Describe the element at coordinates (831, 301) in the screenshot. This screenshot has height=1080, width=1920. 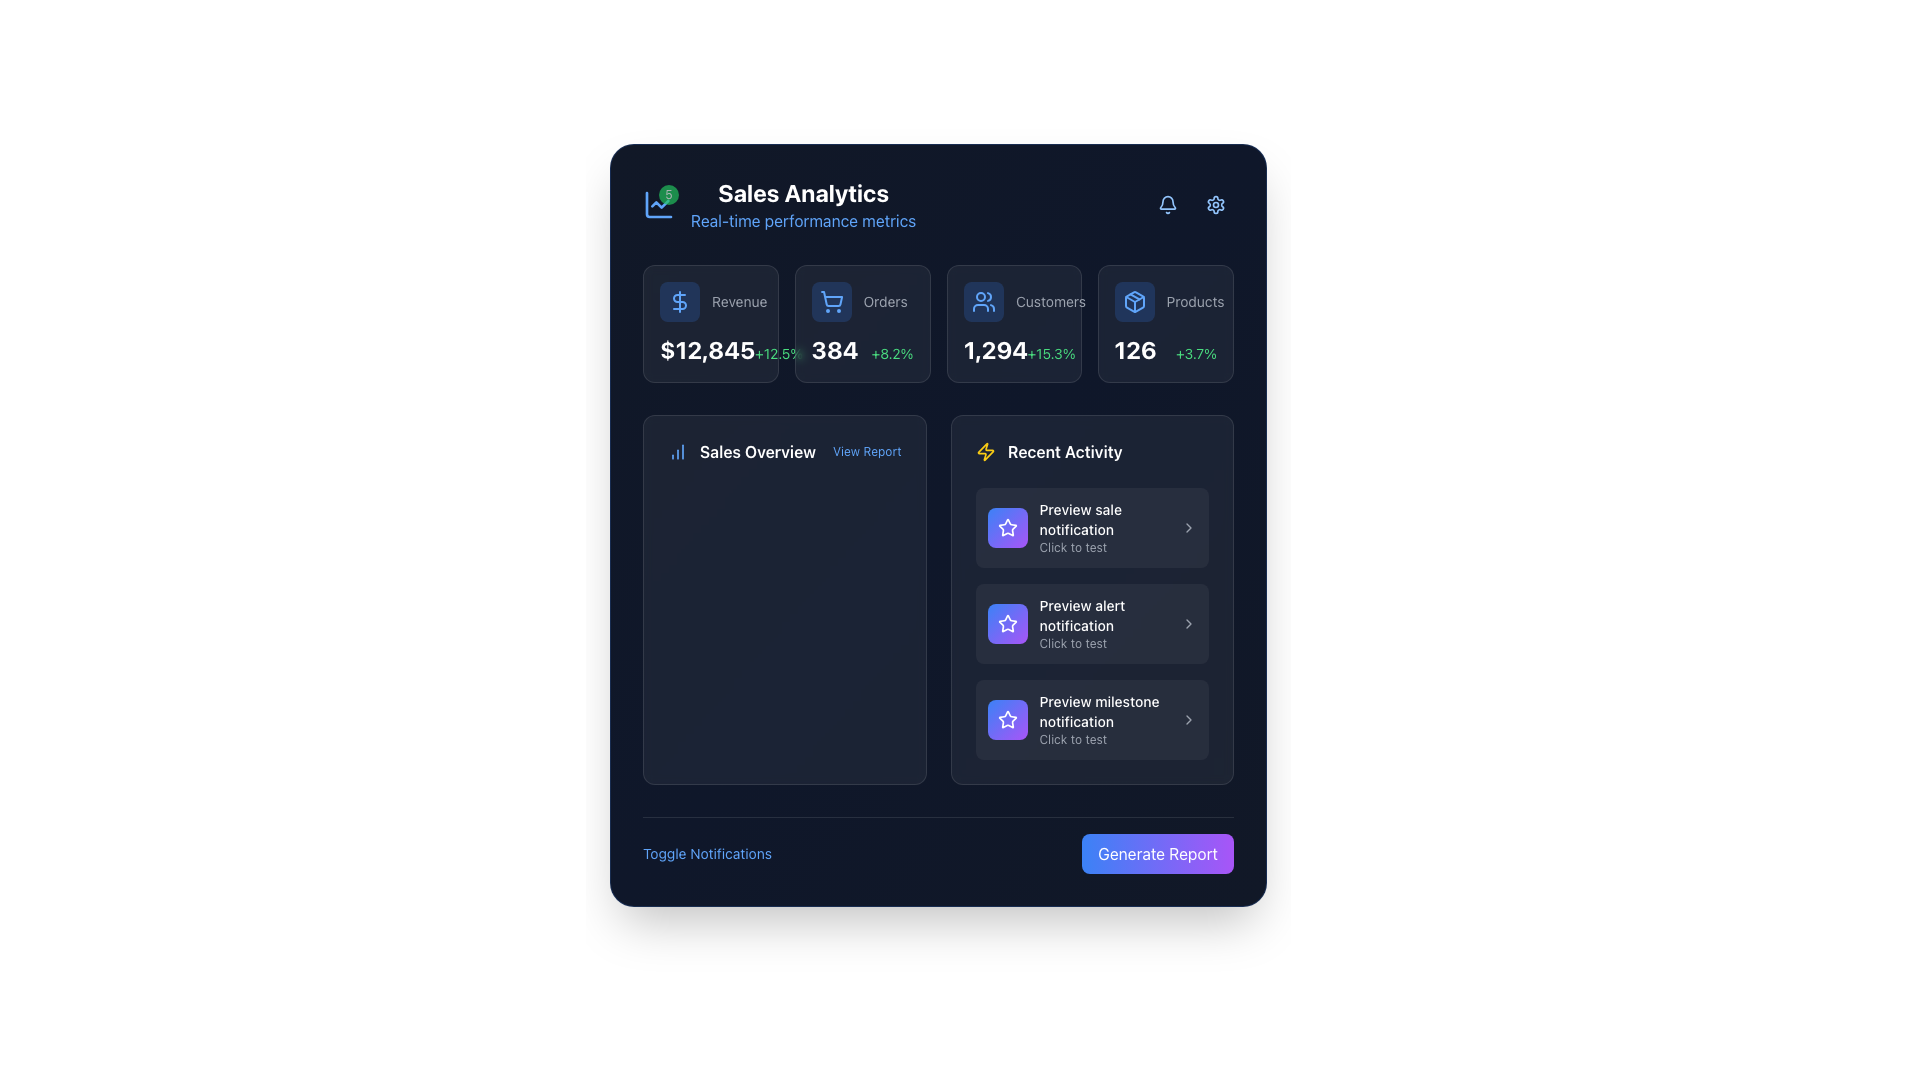
I see `the stylized light blue shopping cart icon located in the 'Orders' section of the dashboard, positioned above the number '384'` at that location.